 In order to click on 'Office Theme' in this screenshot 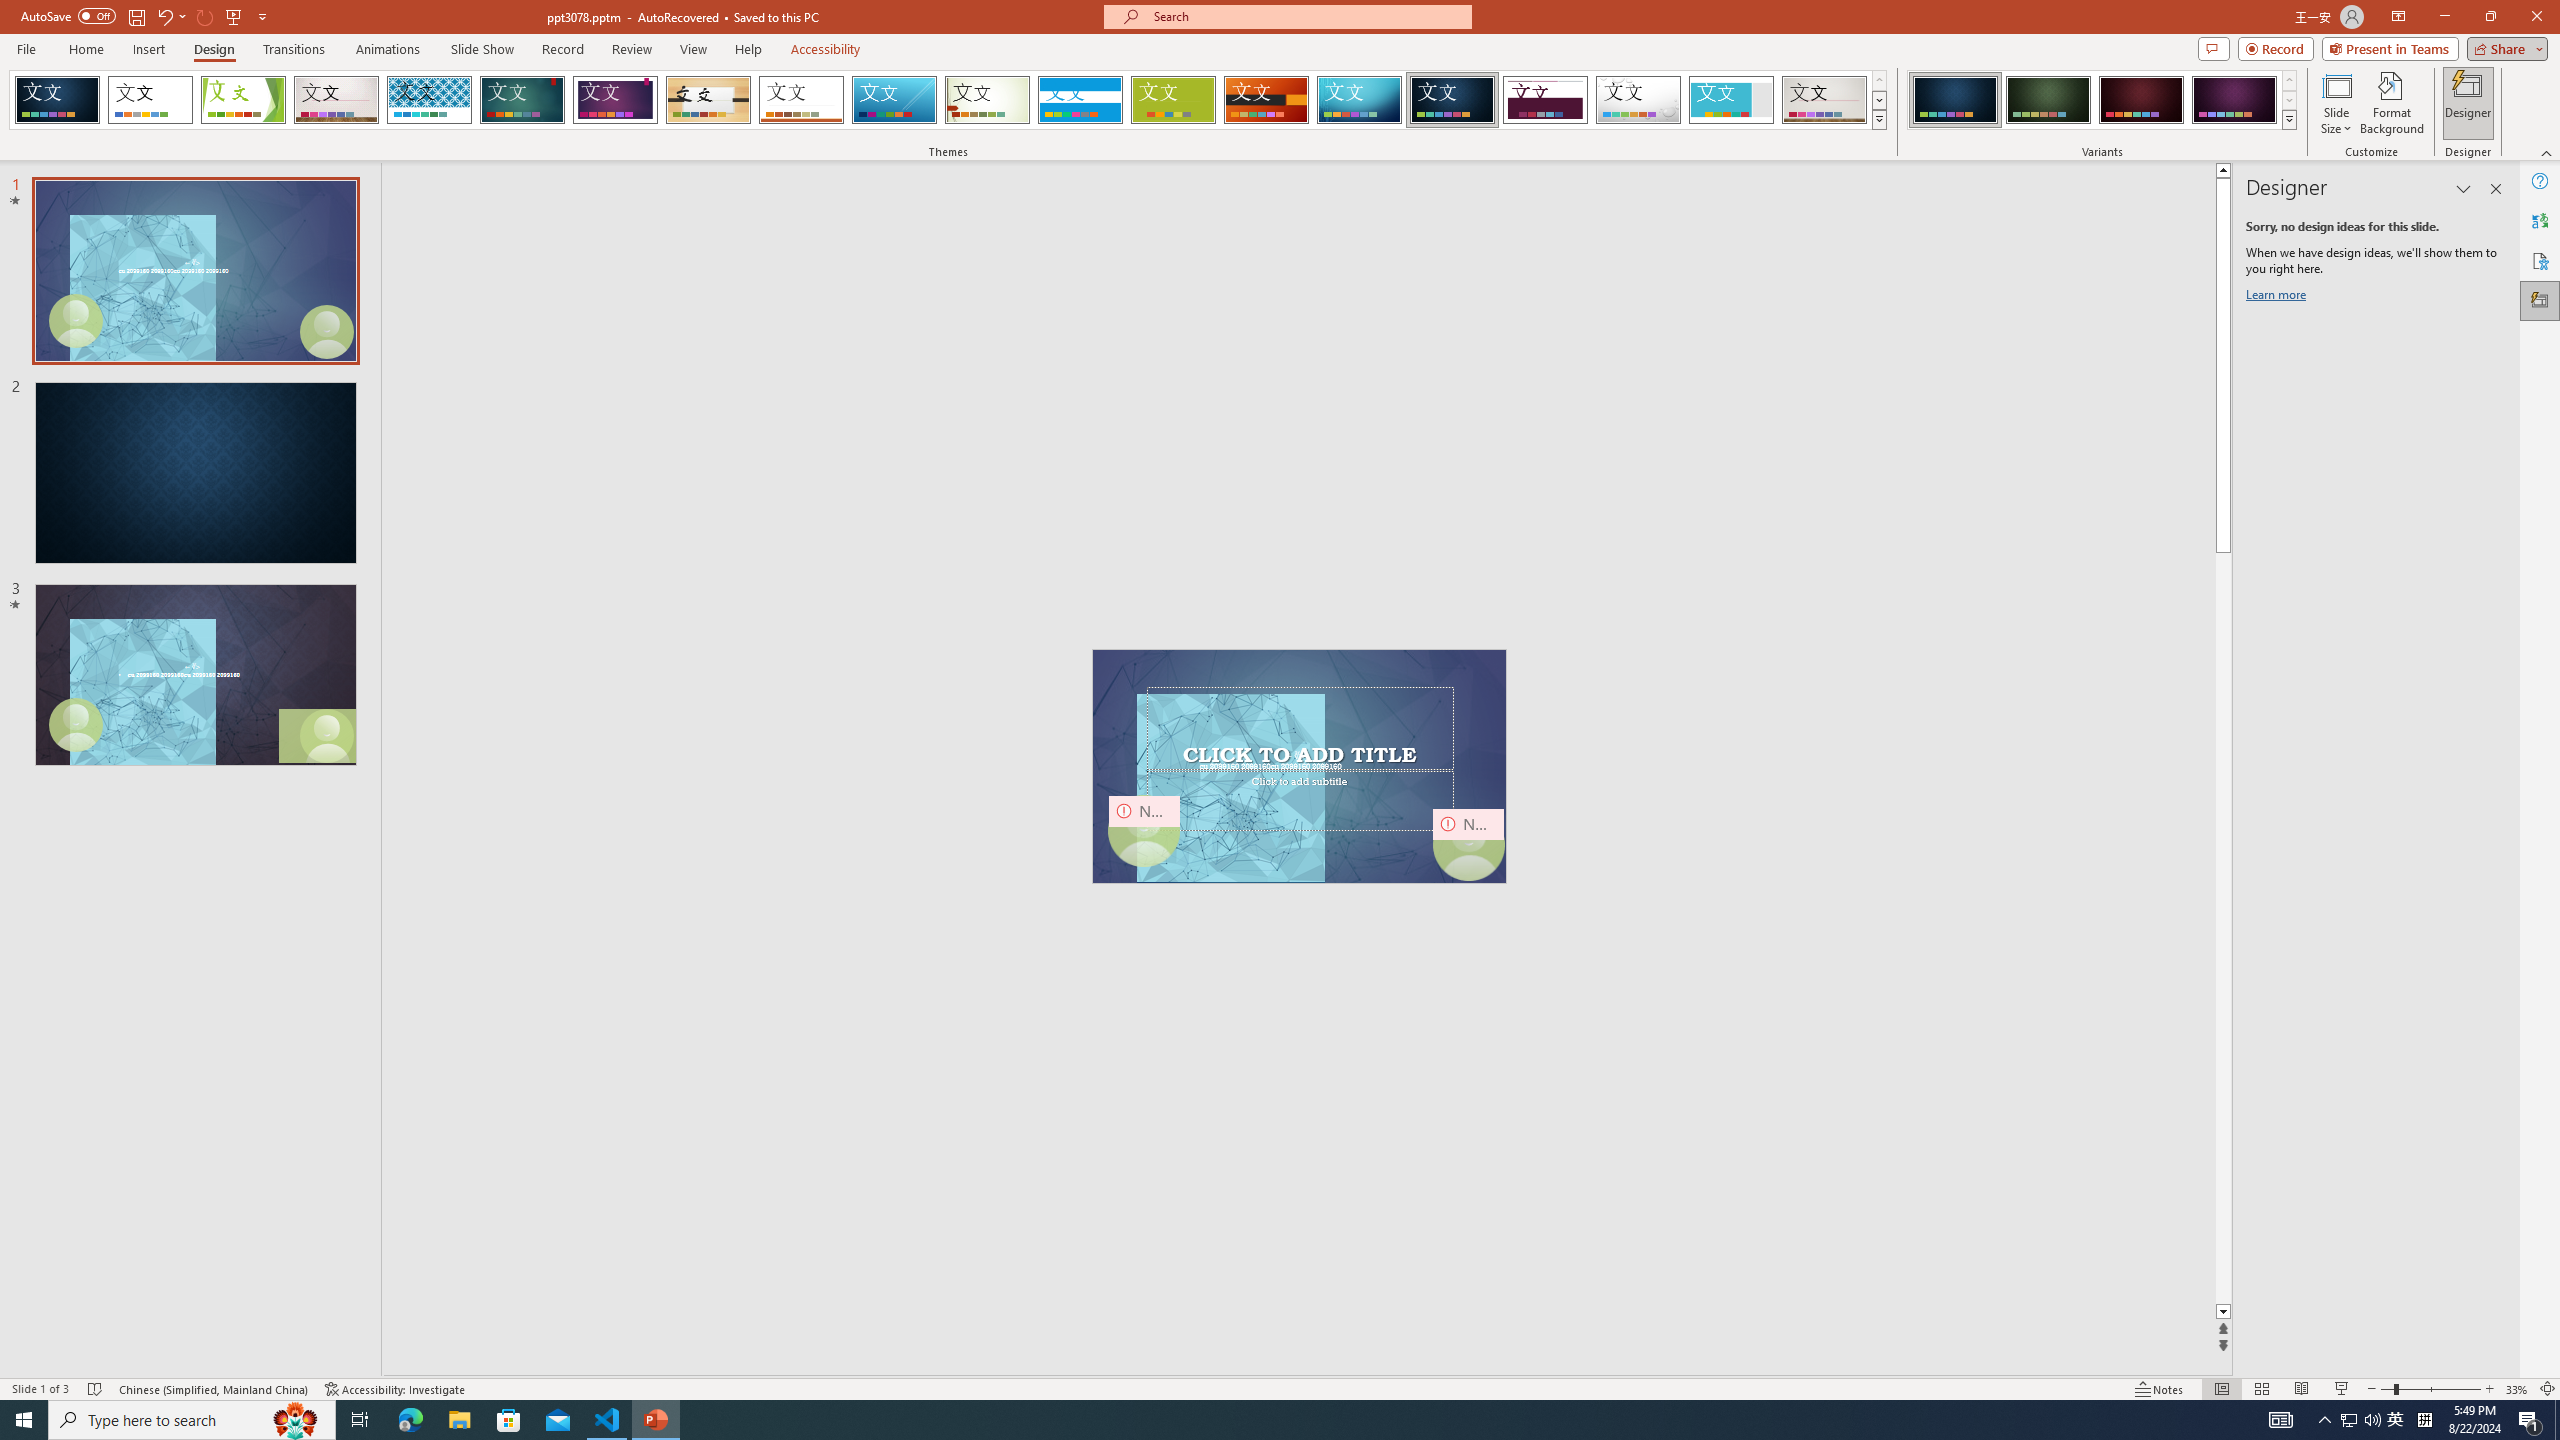, I will do `click(150, 99)`.